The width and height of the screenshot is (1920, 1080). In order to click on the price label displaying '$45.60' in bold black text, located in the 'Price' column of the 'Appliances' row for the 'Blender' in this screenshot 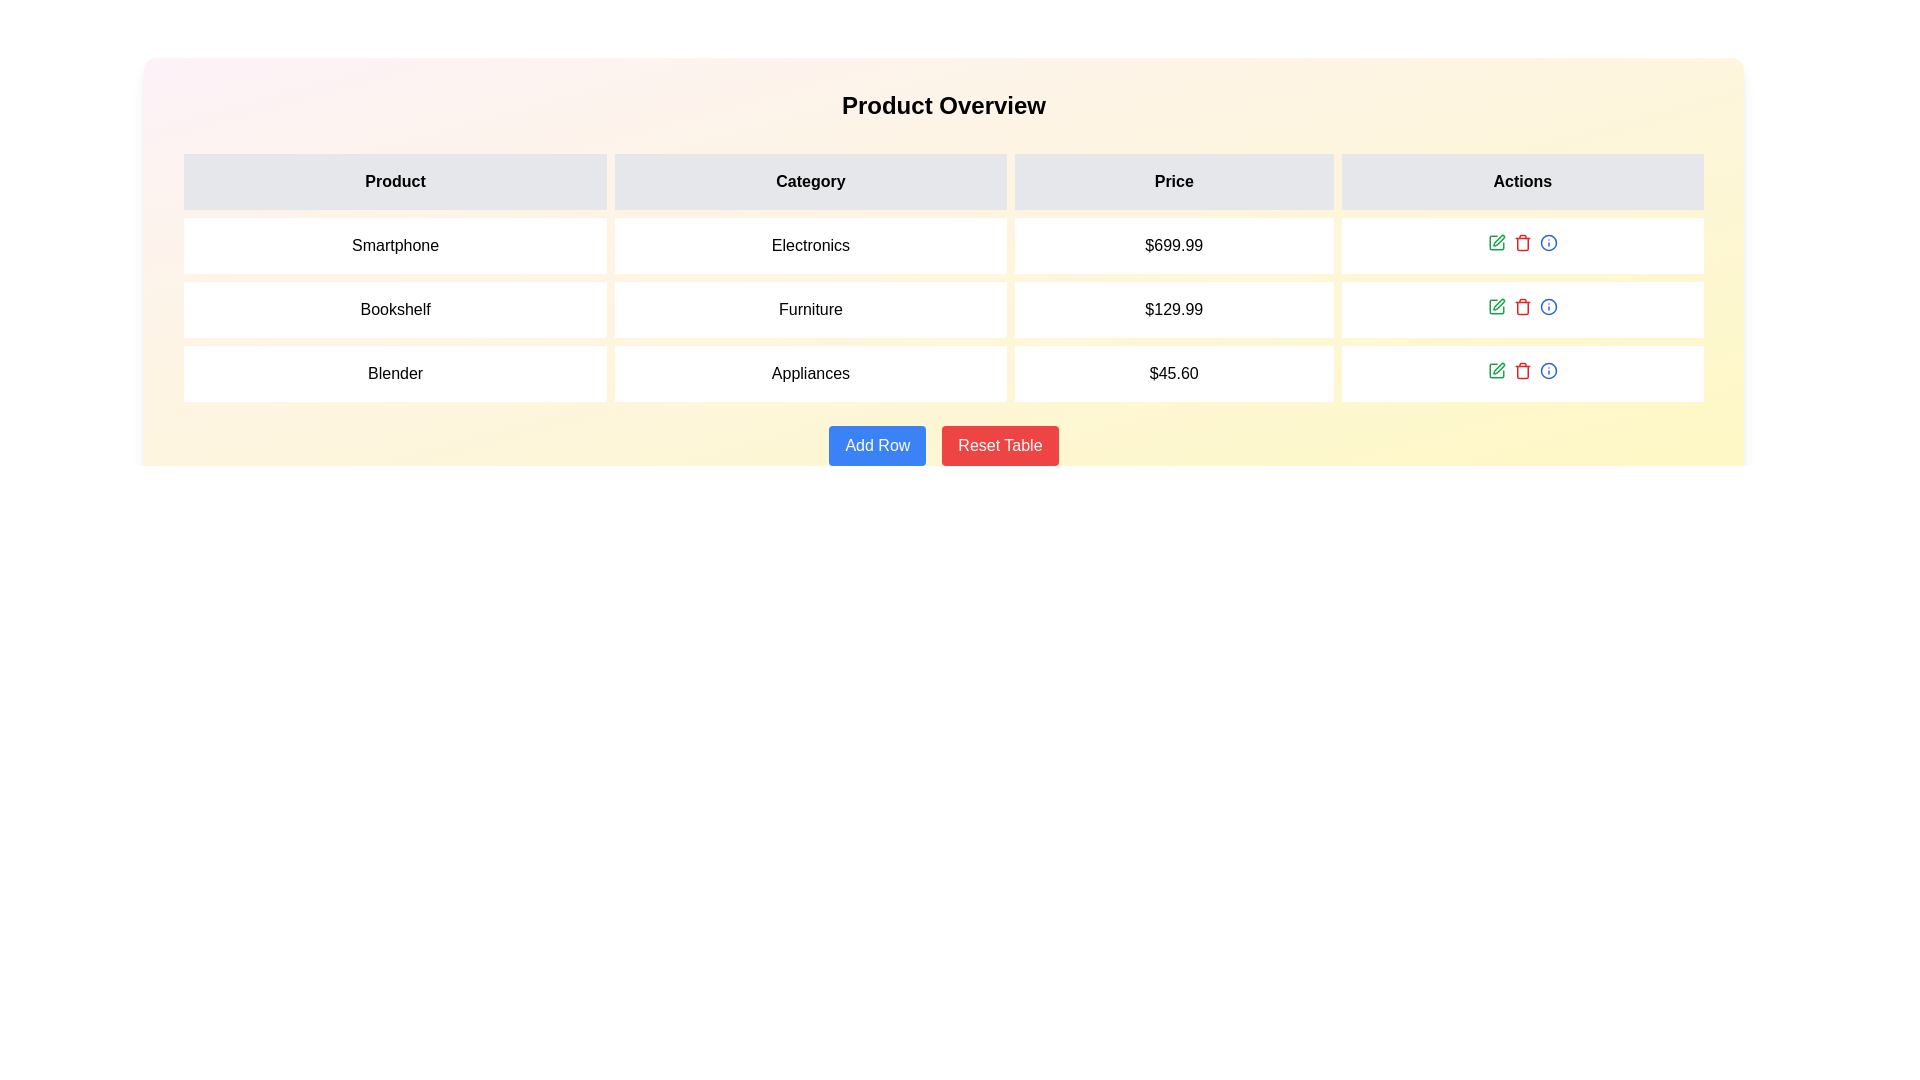, I will do `click(1174, 374)`.